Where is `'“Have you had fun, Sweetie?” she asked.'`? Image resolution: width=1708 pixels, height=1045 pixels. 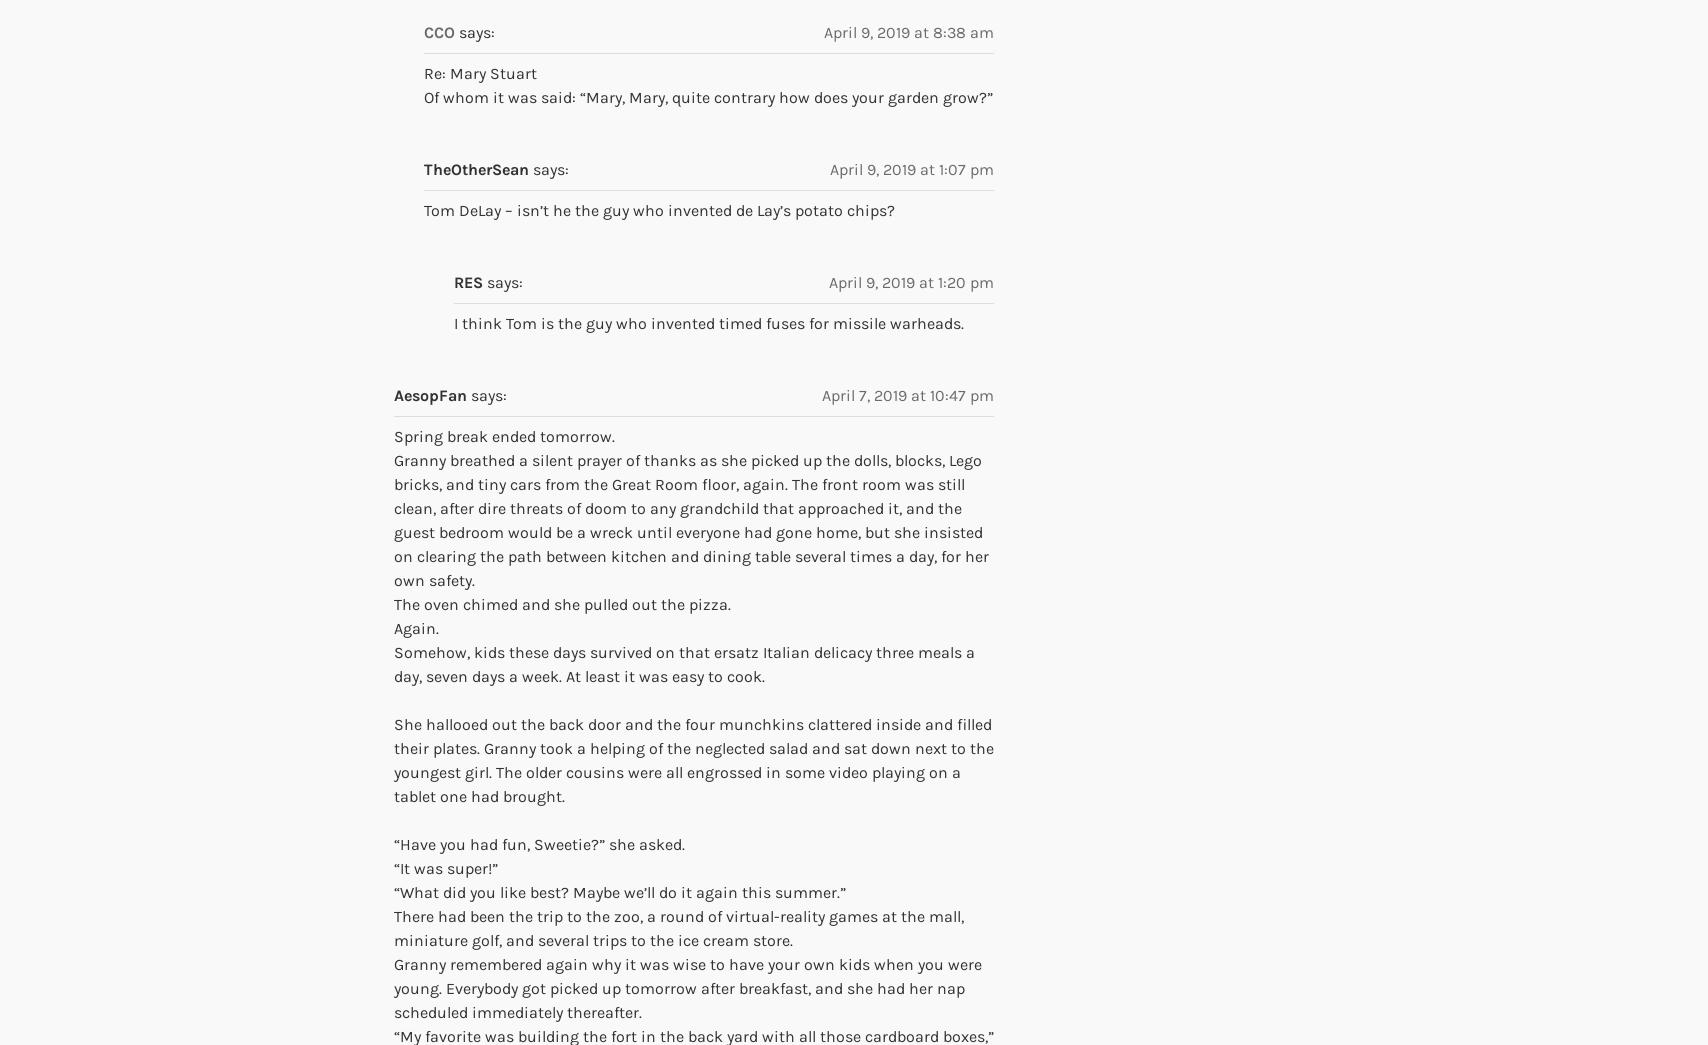
'“Have you had fun, Sweetie?” she asked.' is located at coordinates (394, 843).